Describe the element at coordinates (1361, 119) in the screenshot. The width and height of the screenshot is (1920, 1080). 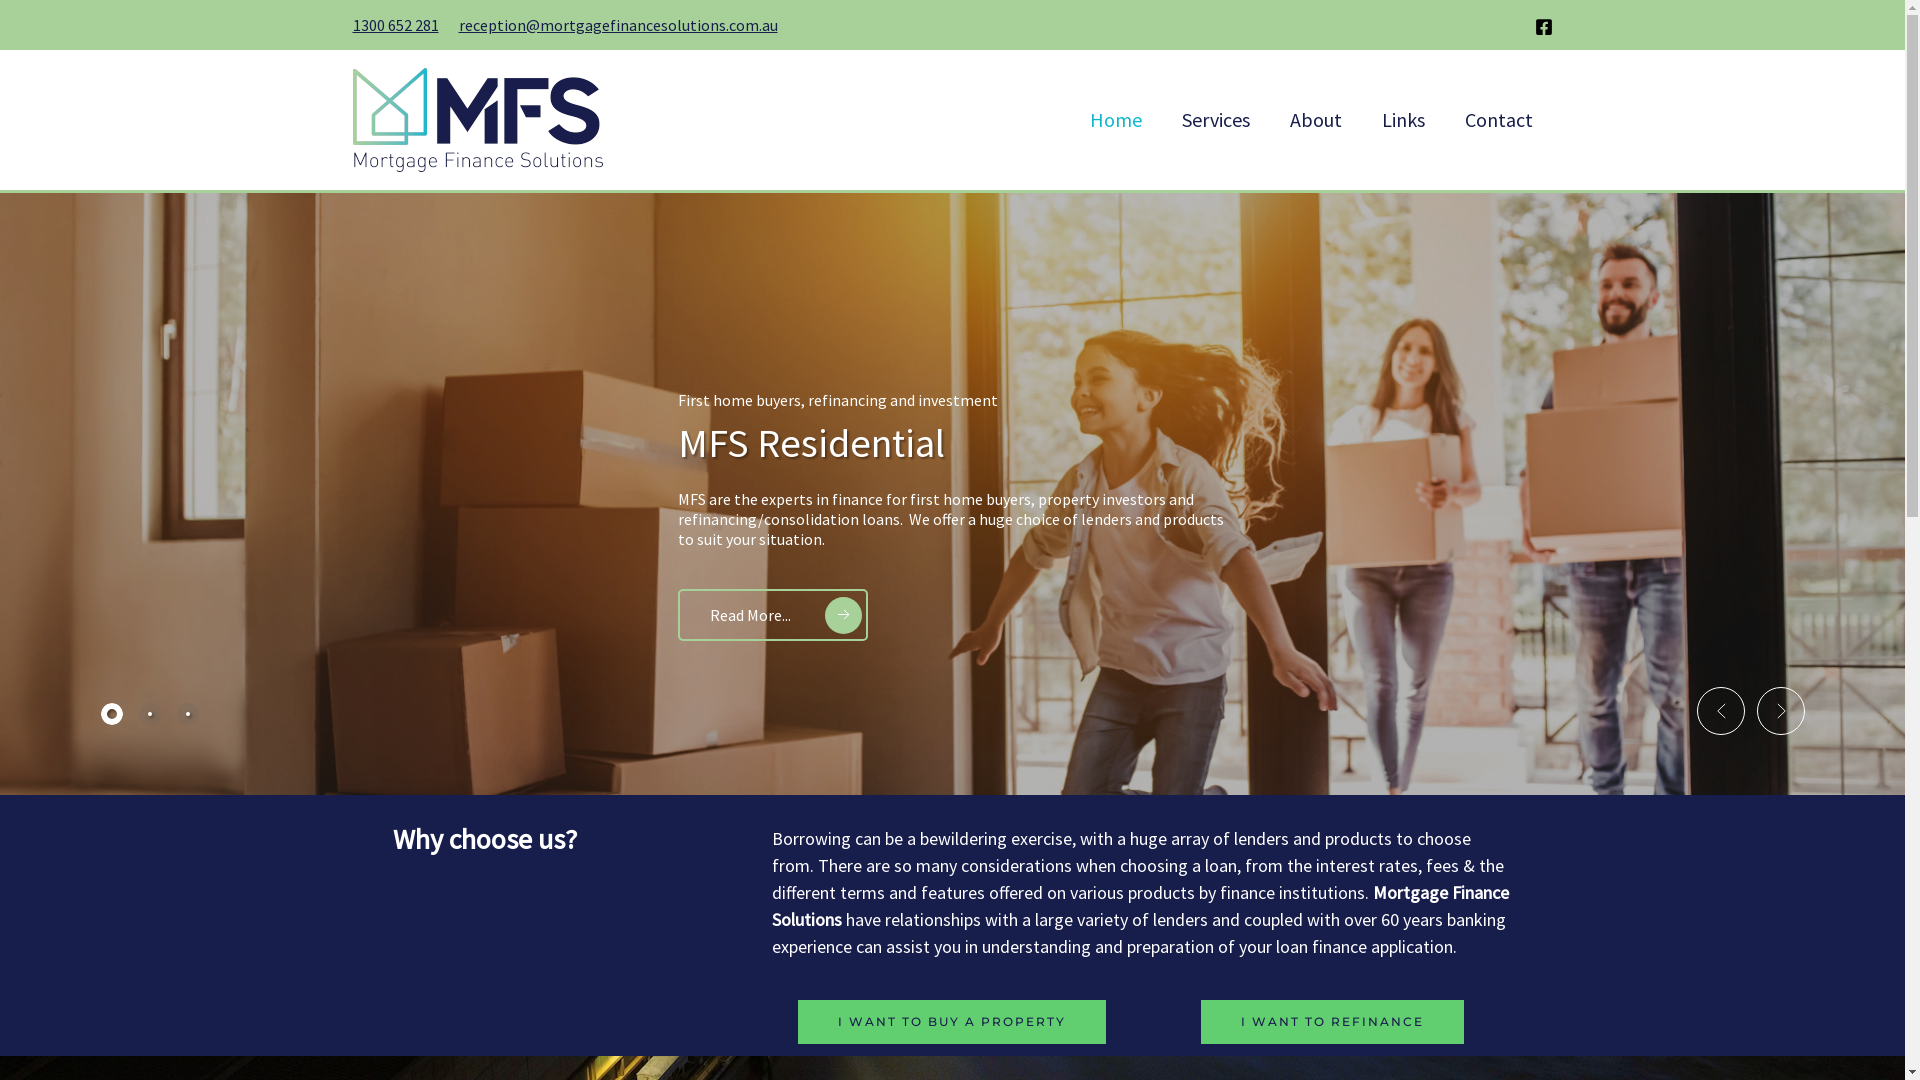
I see `'Links'` at that location.